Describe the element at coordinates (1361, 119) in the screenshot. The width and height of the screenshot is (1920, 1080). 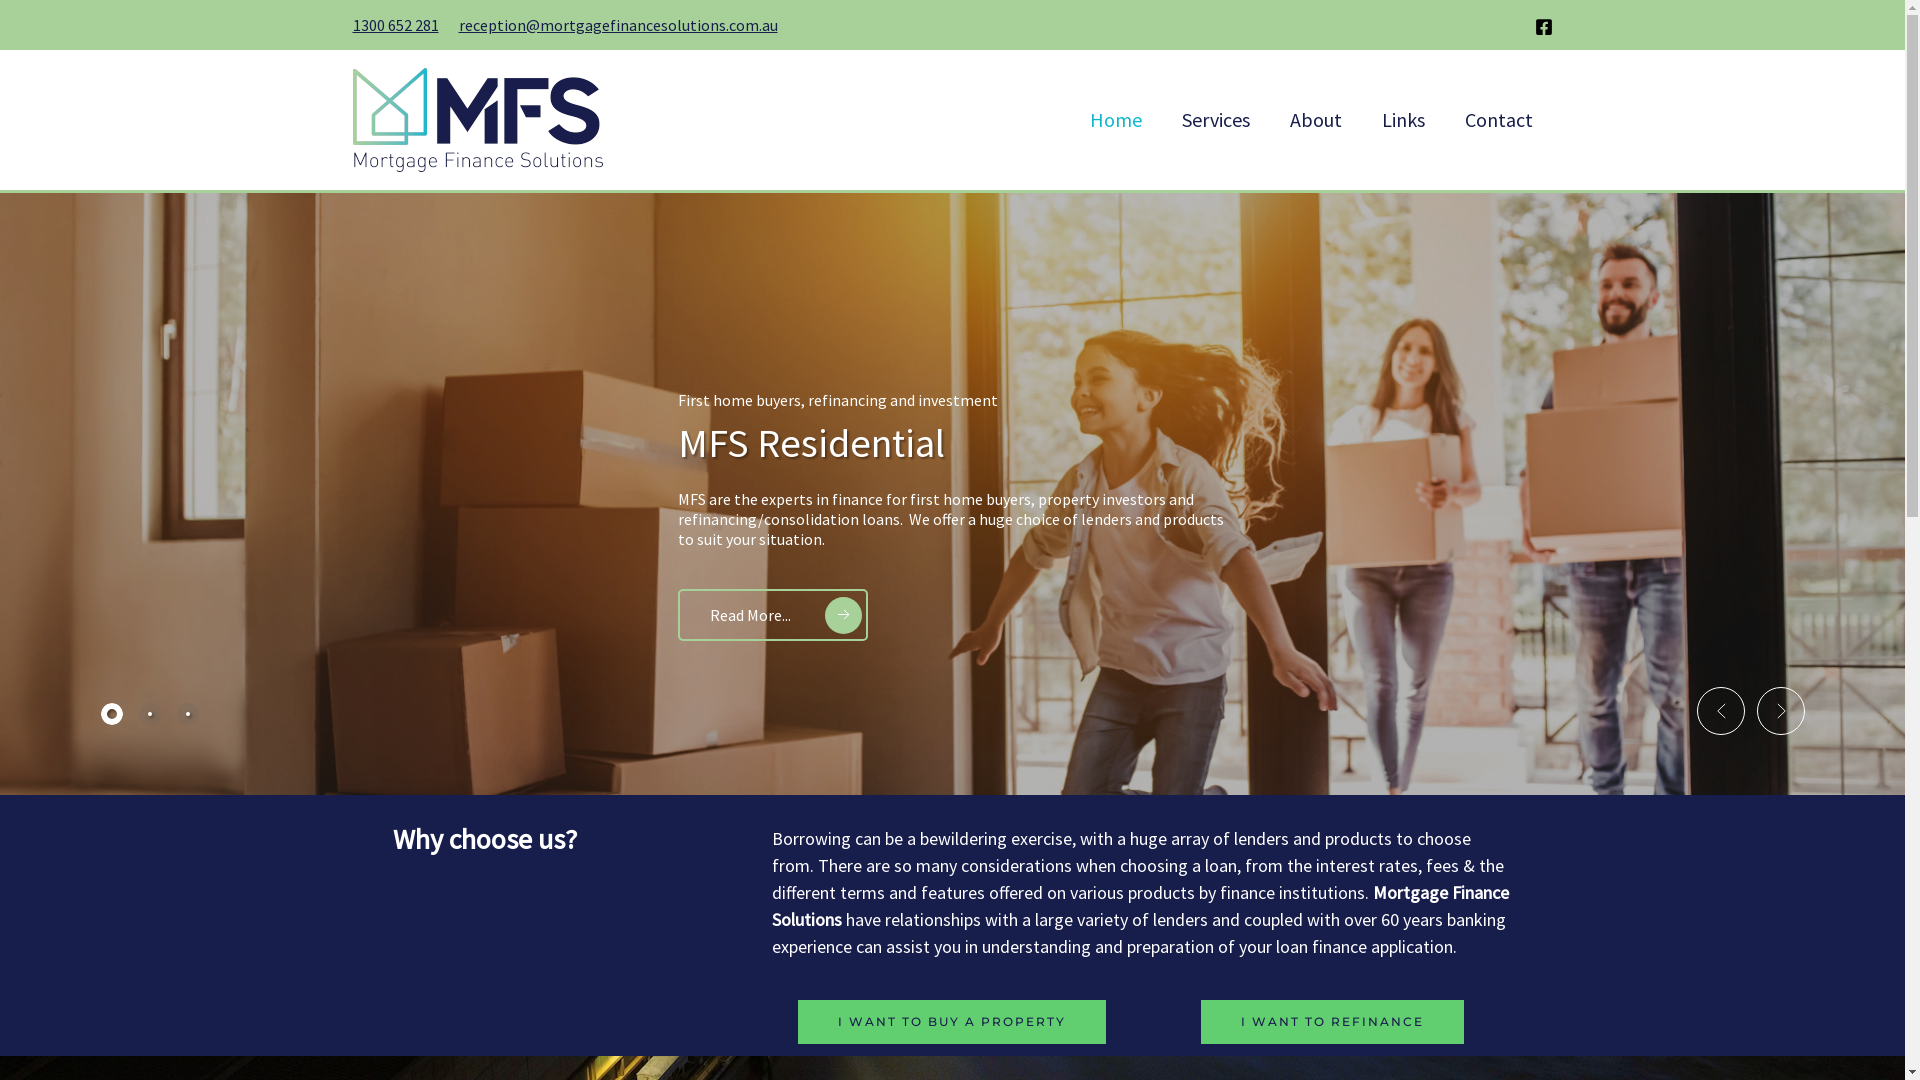
I see `'Links'` at that location.